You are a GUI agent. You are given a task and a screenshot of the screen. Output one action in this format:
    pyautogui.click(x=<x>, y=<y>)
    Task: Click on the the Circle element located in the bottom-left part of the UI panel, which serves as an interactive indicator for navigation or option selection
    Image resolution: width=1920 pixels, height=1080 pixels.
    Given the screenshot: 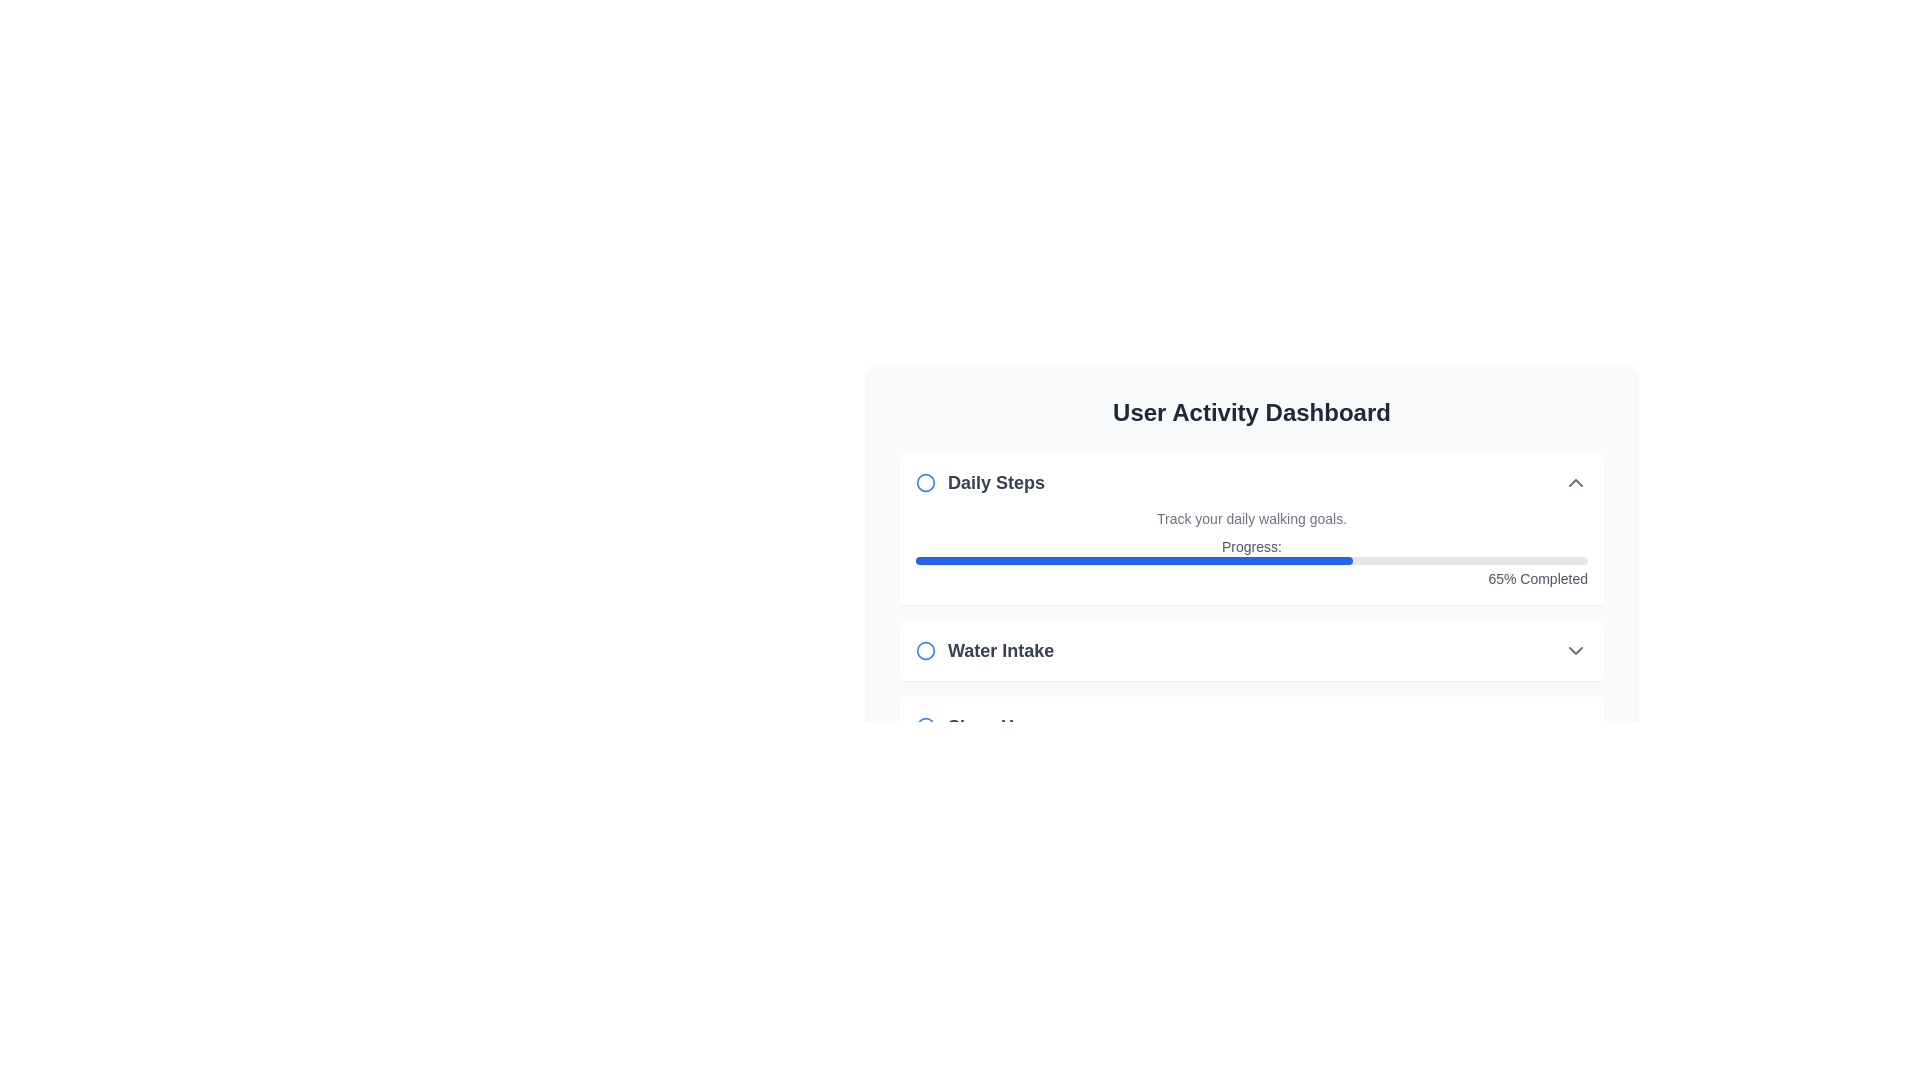 What is the action you would take?
    pyautogui.click(x=925, y=726)
    